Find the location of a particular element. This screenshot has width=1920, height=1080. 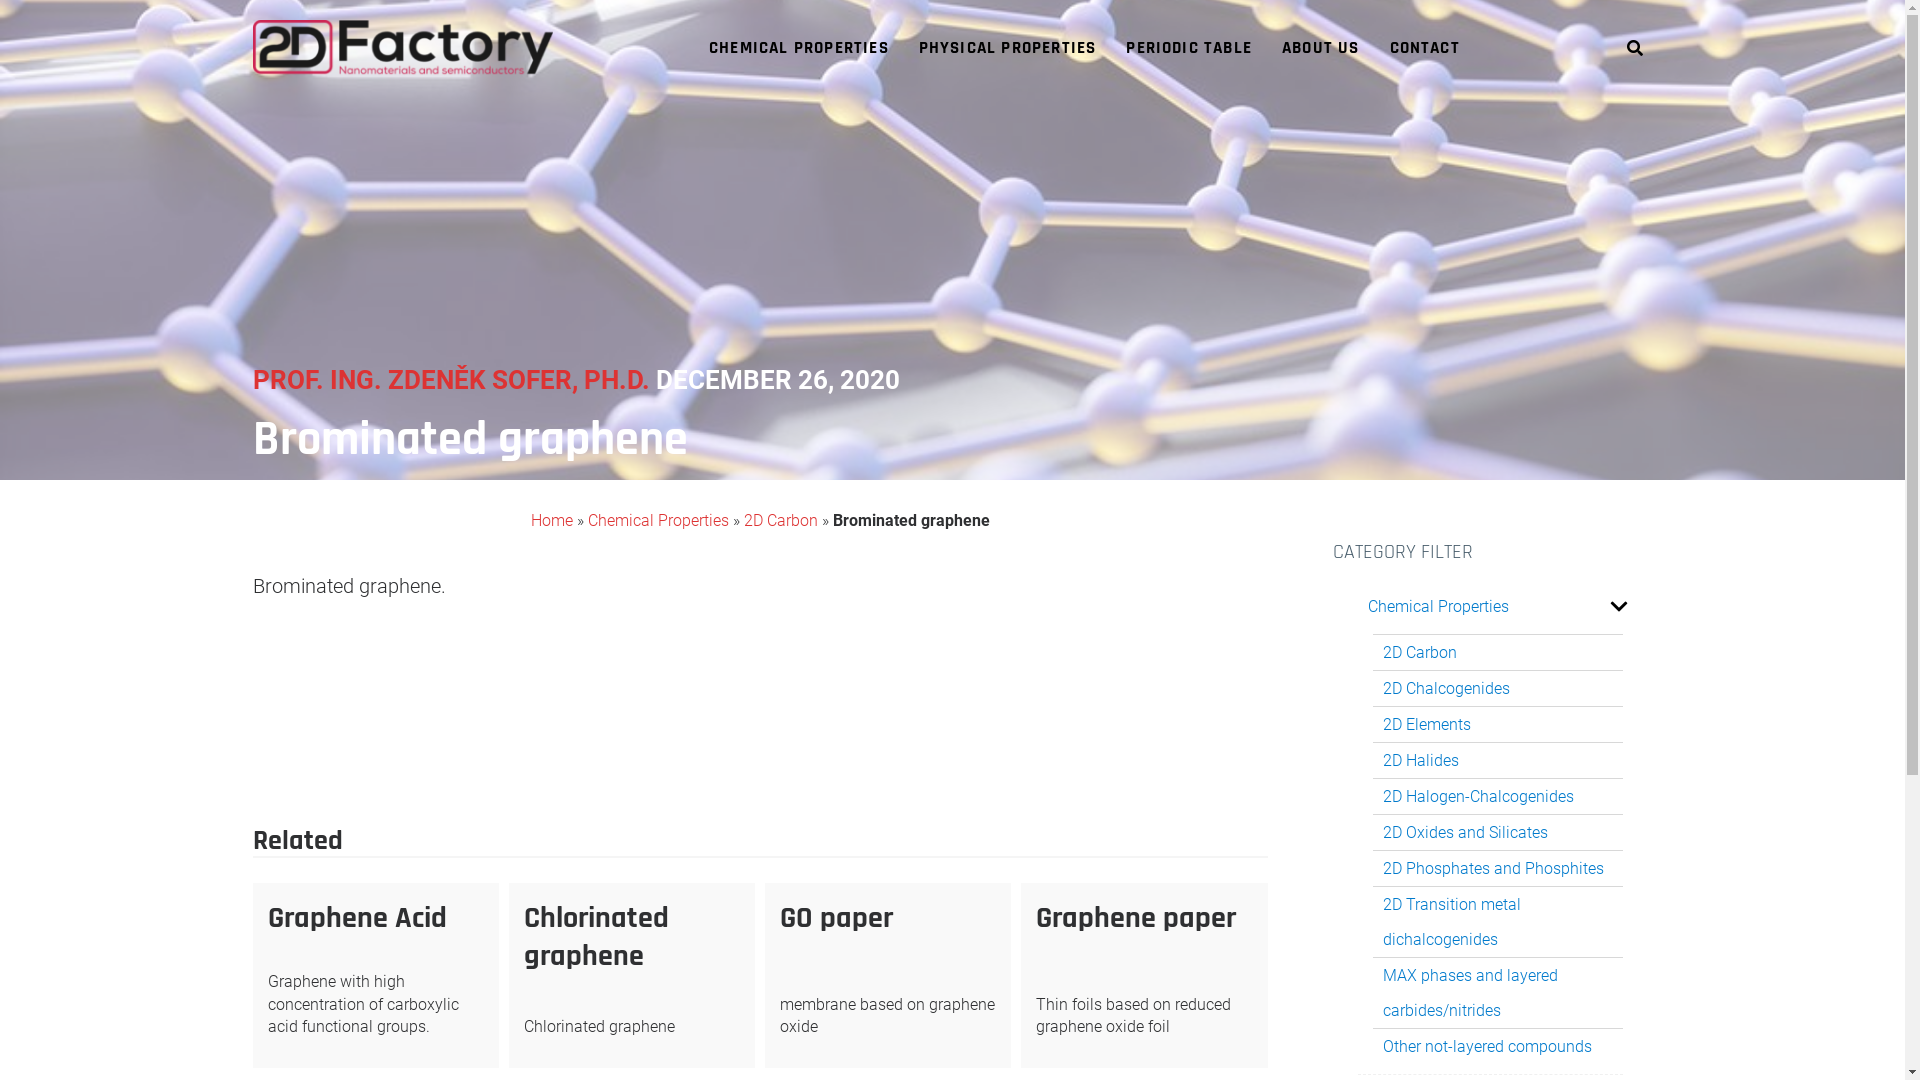

'Other not-layered compounds' is located at coordinates (1486, 1045).